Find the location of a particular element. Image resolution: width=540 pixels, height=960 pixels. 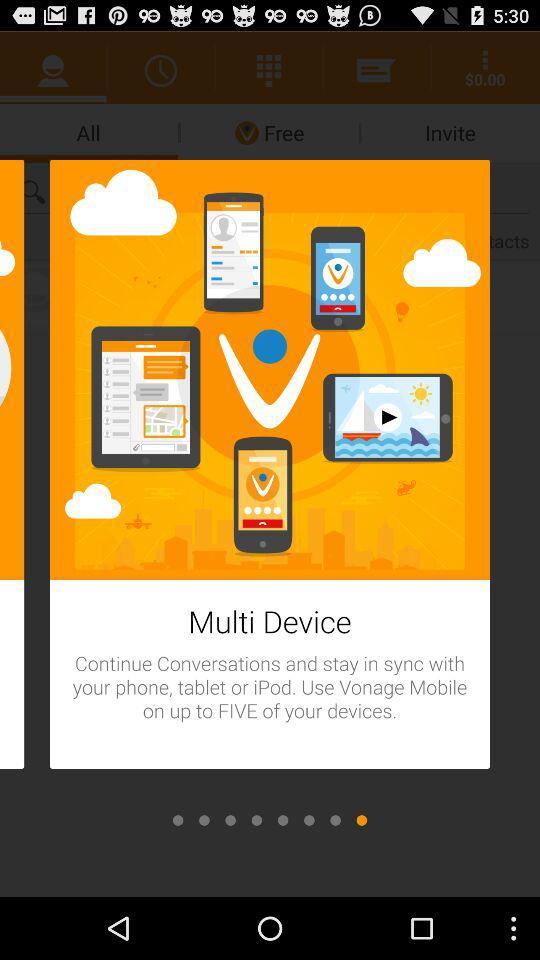

previous page is located at coordinates (229, 820).